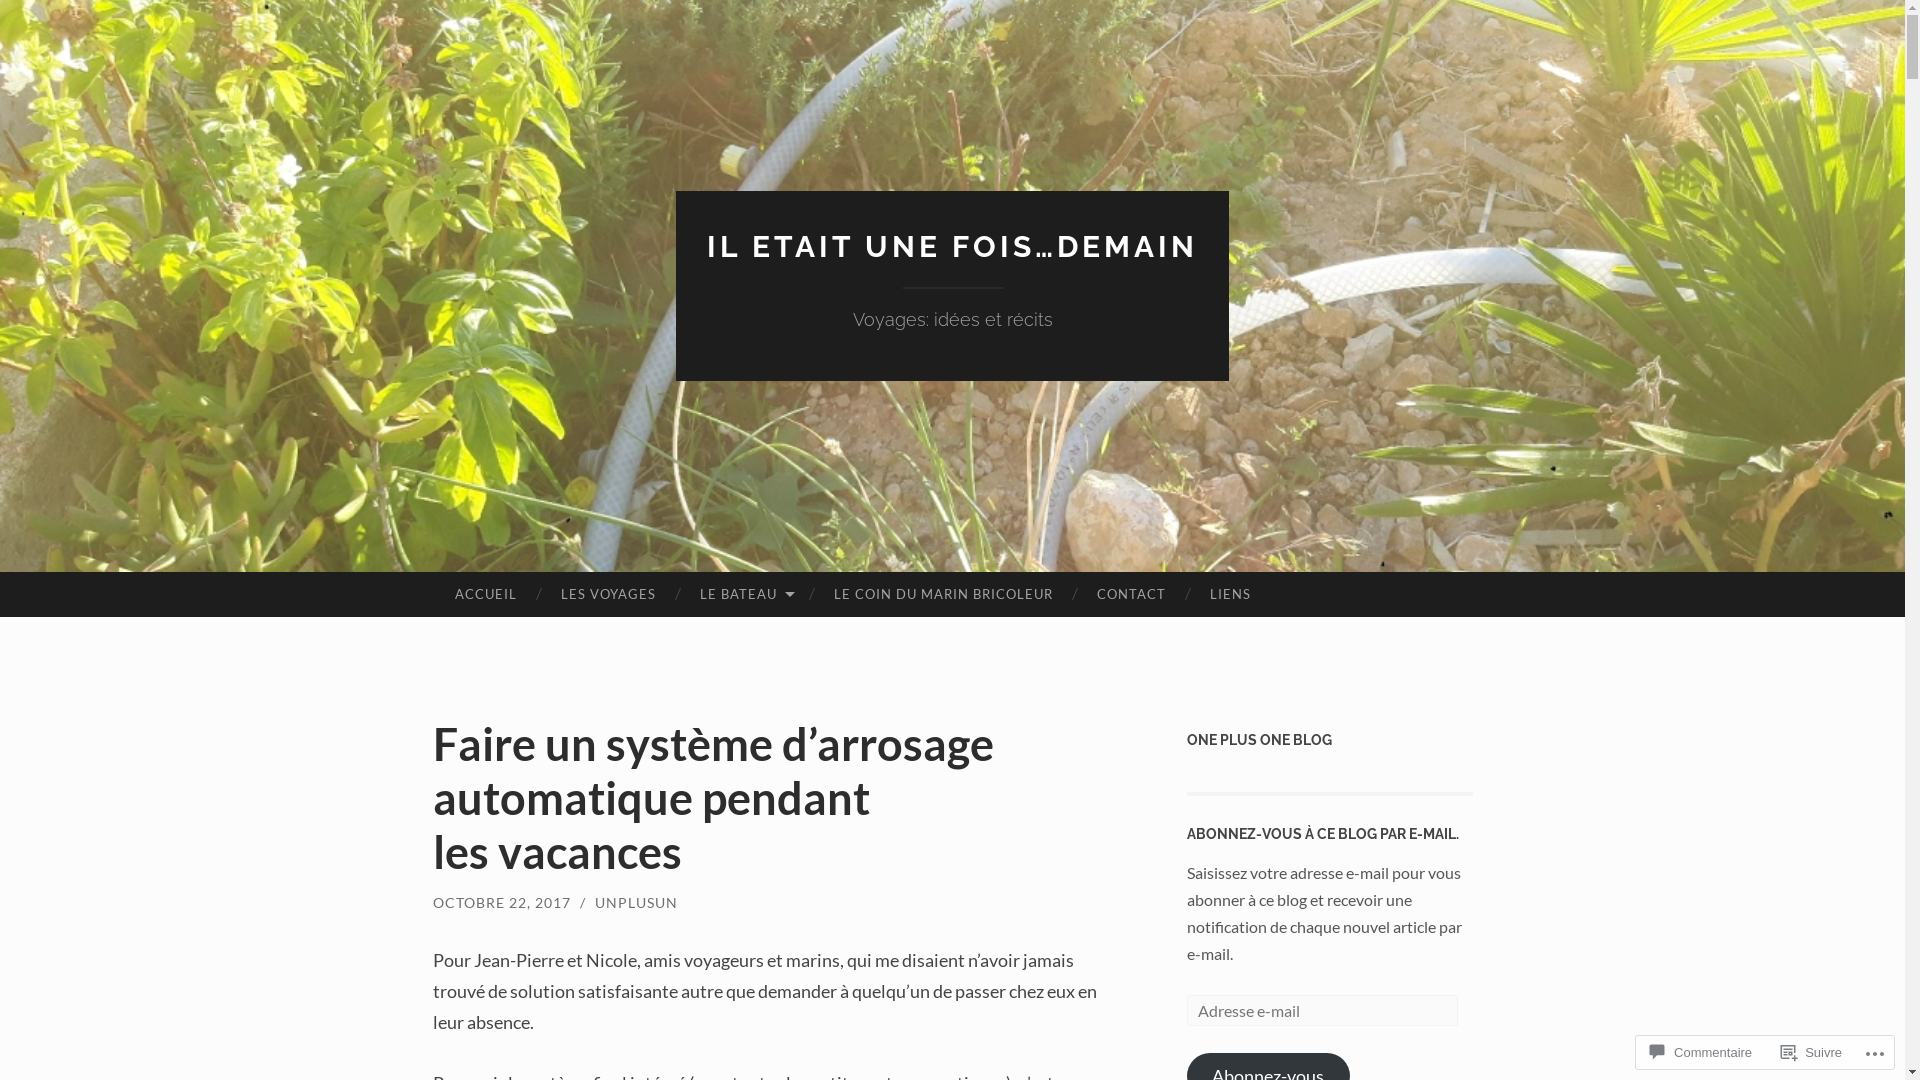 The width and height of the screenshot is (1920, 1080). Describe the element at coordinates (607, 593) in the screenshot. I see `'LES VOYAGES'` at that location.